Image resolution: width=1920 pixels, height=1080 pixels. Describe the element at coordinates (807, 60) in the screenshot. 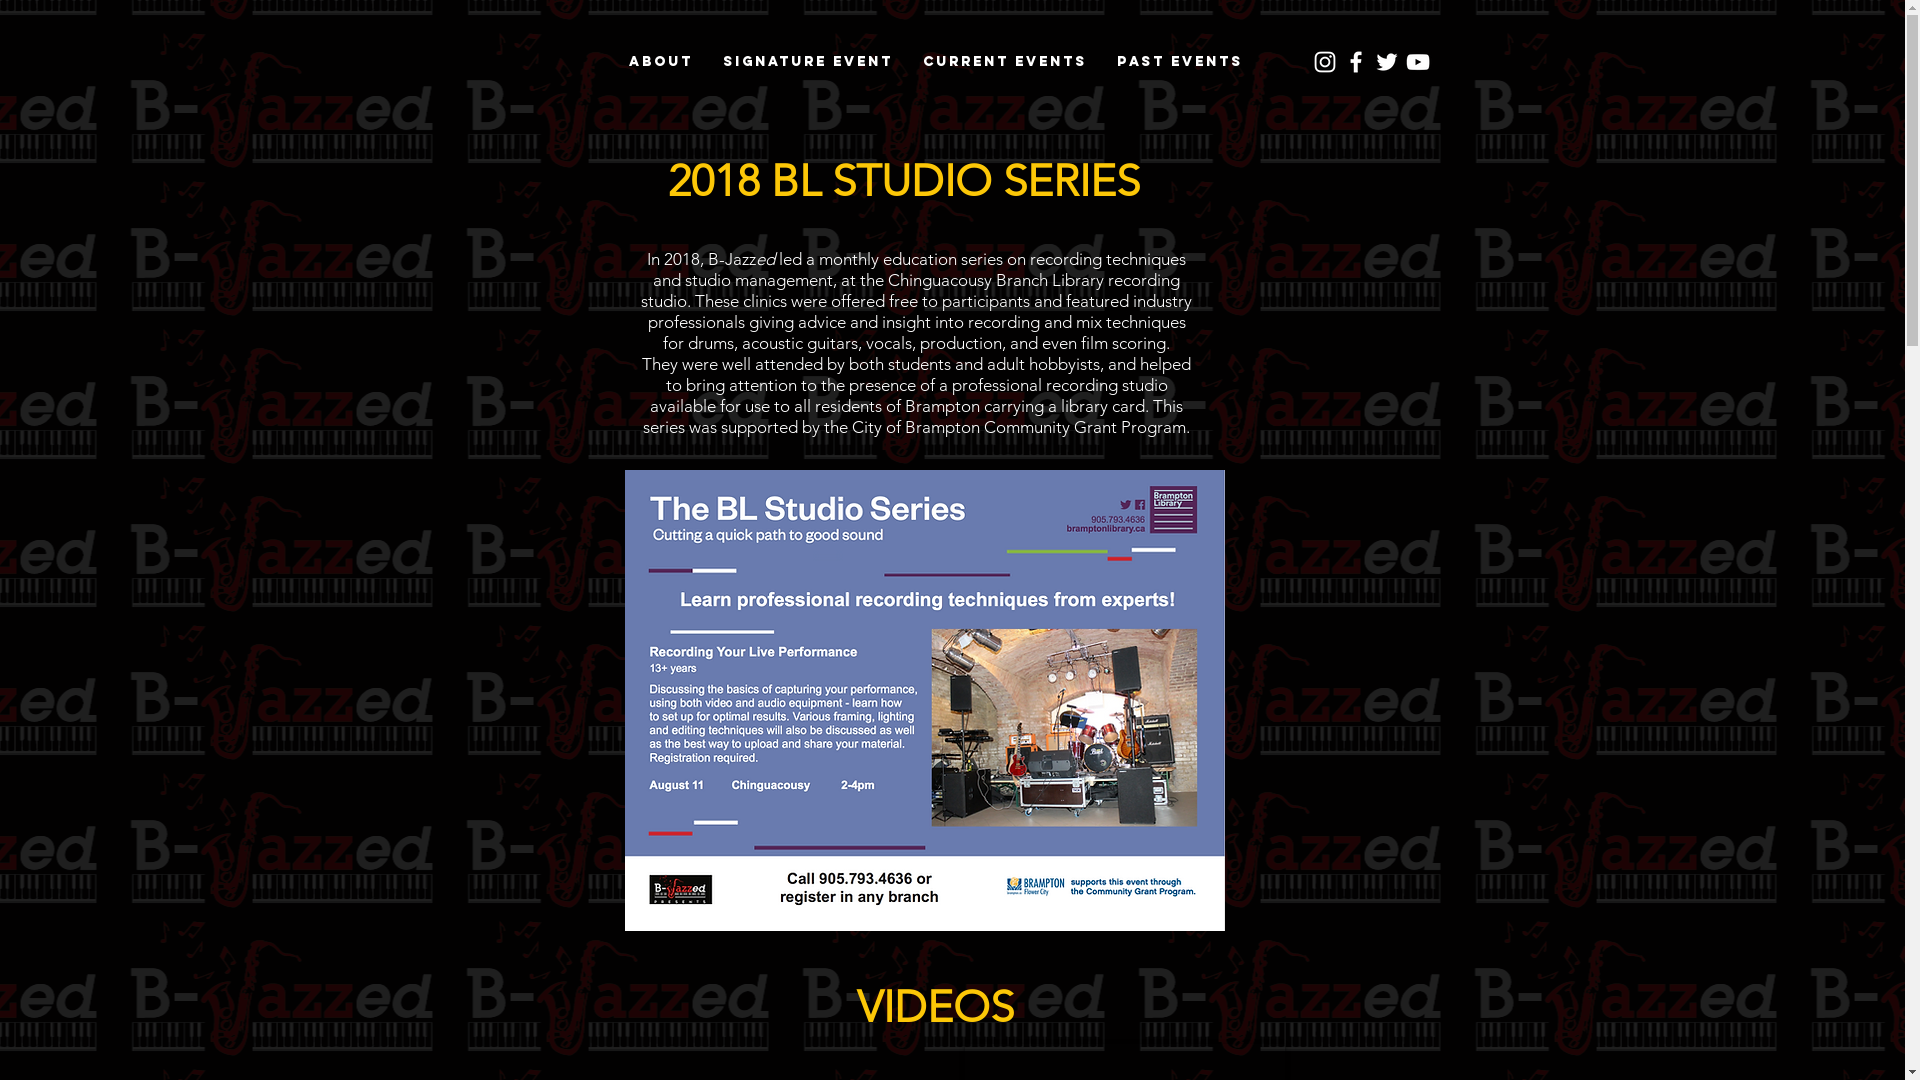

I see `'Signature Event'` at that location.